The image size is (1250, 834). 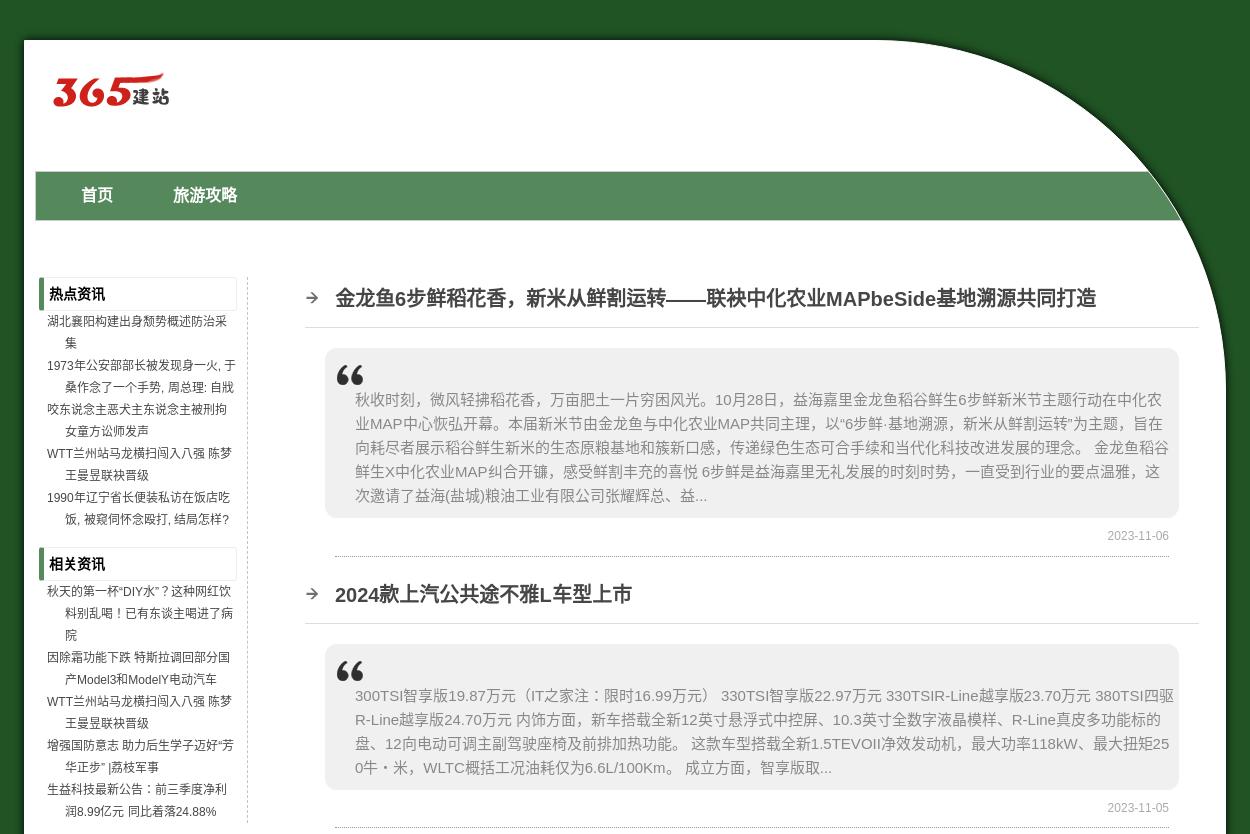 What do you see at coordinates (47, 799) in the screenshot?
I see `'生益科技最新公告：前三季度净利润8.99亿元 同比着落24.88%'` at bounding box center [47, 799].